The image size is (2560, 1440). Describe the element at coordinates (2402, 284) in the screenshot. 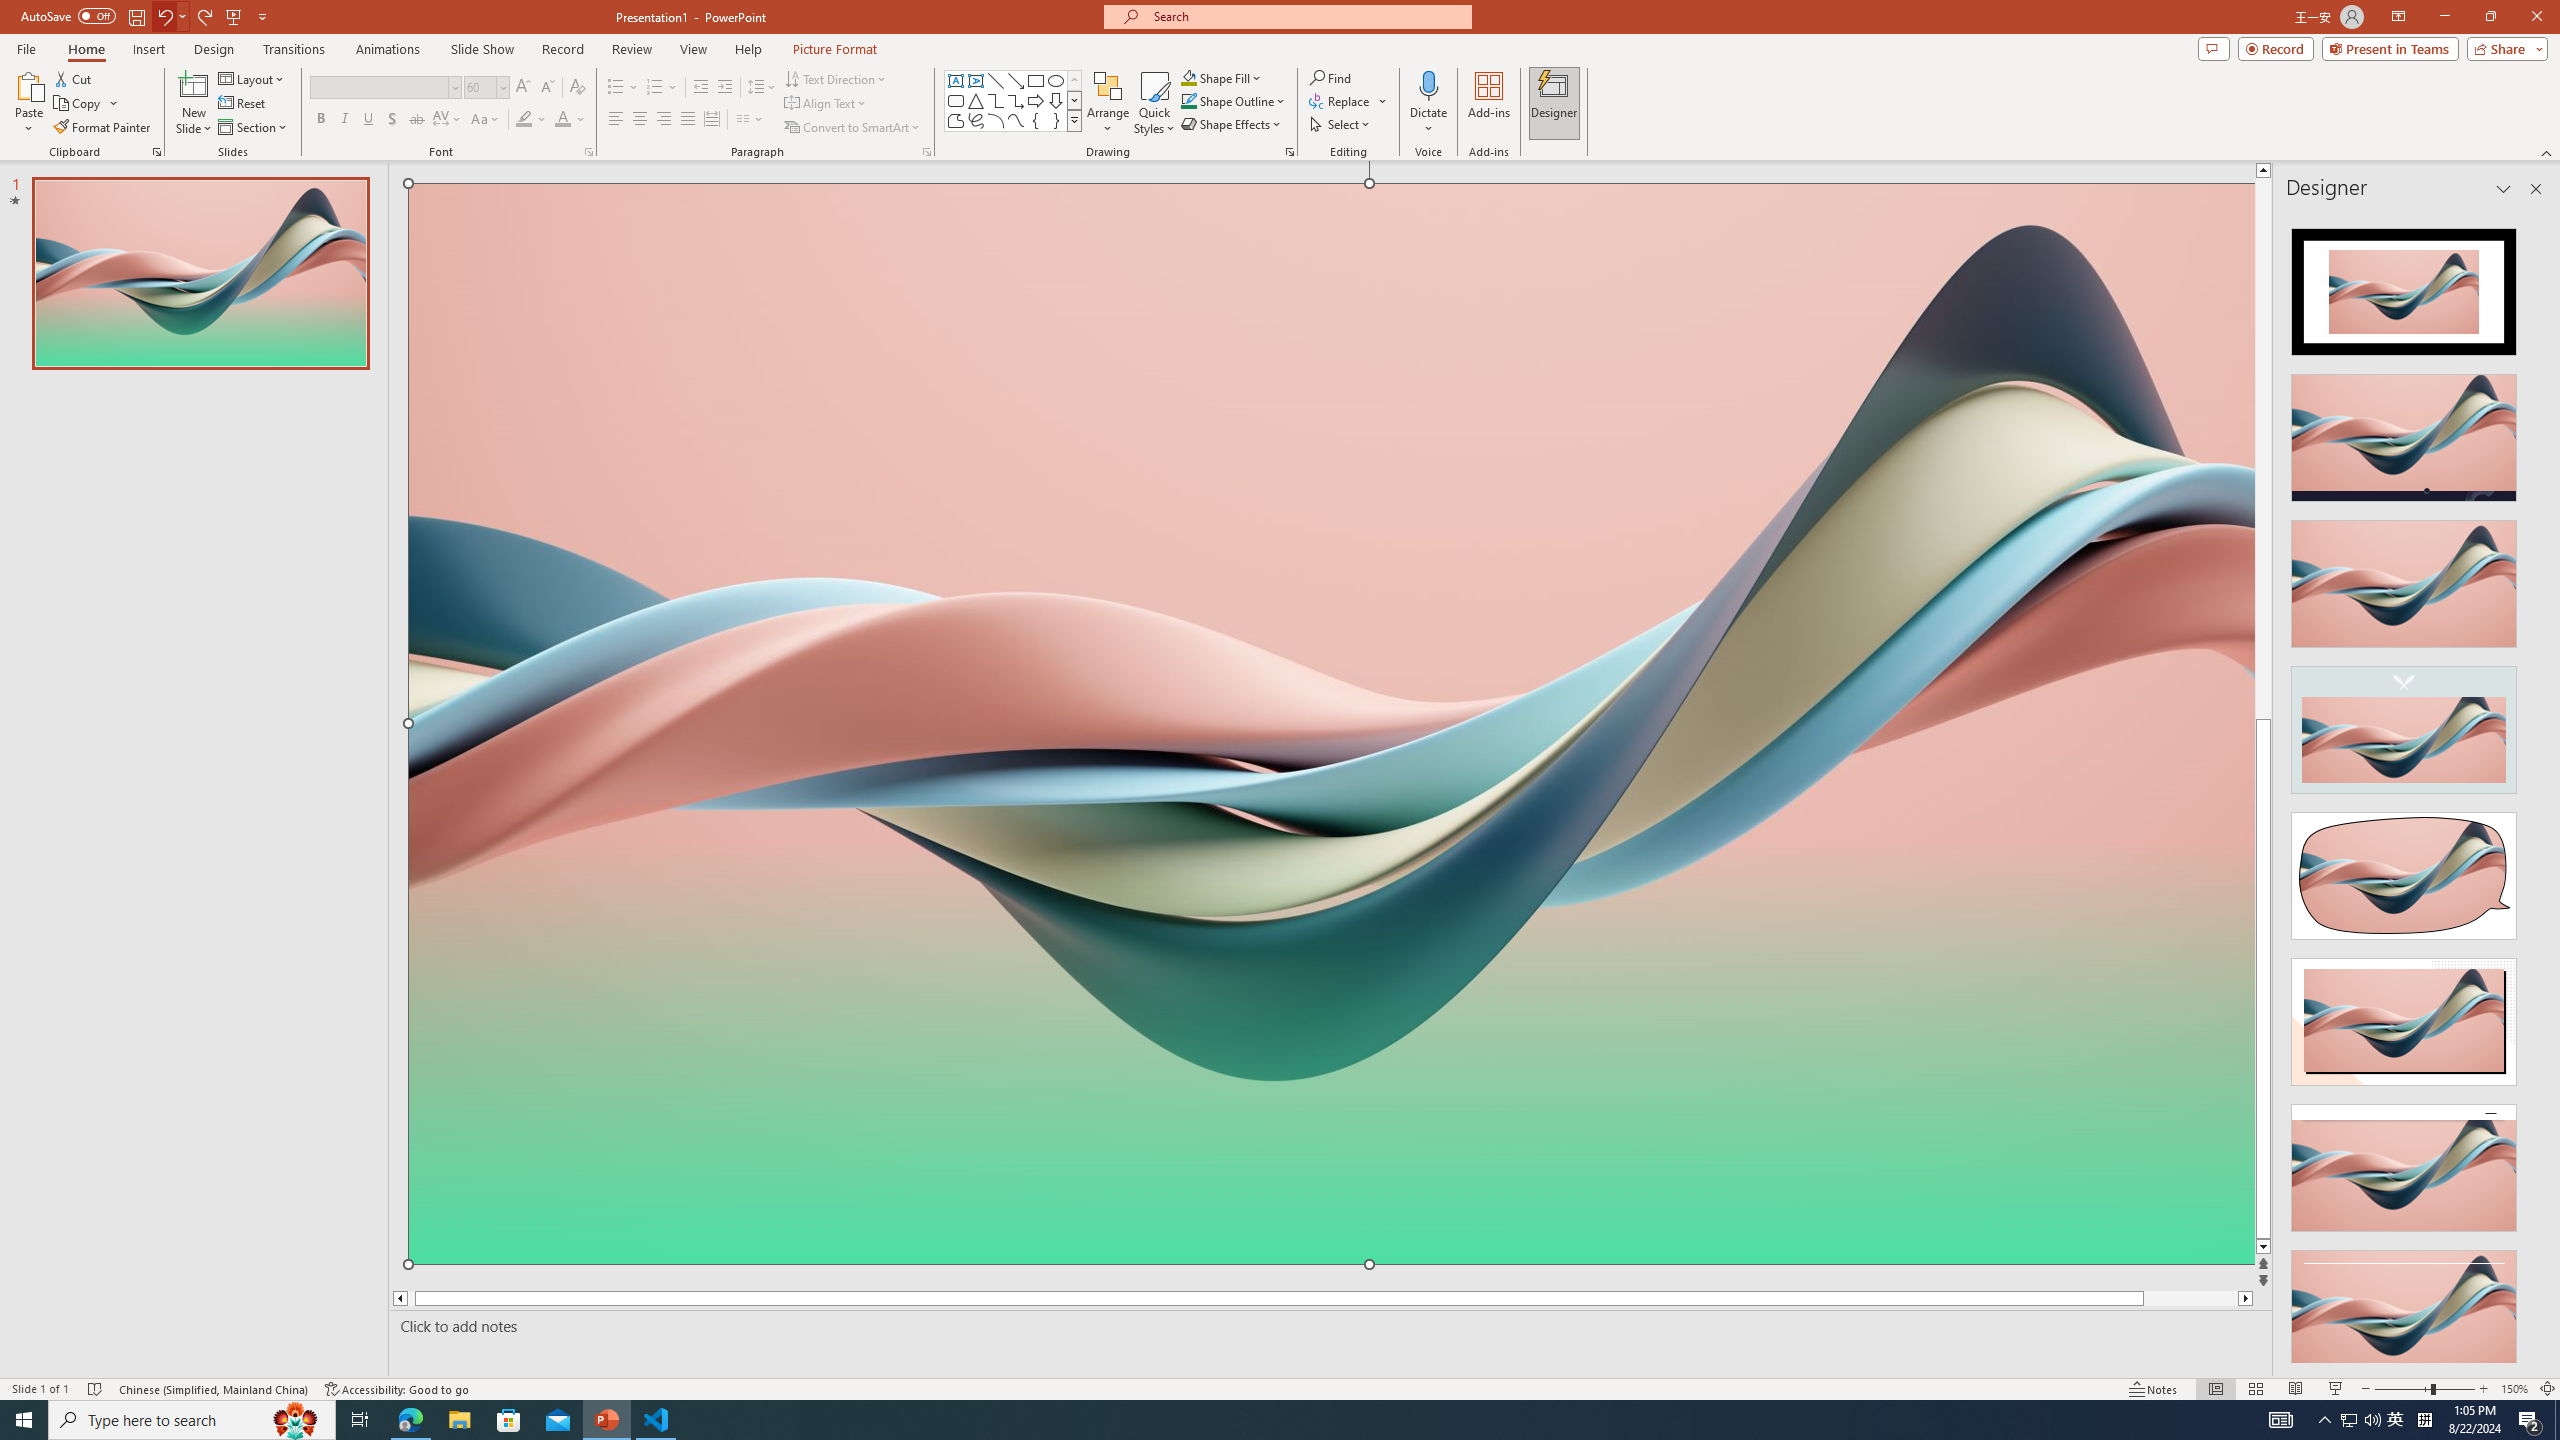

I see `'Recommended Design: Design Idea'` at that location.